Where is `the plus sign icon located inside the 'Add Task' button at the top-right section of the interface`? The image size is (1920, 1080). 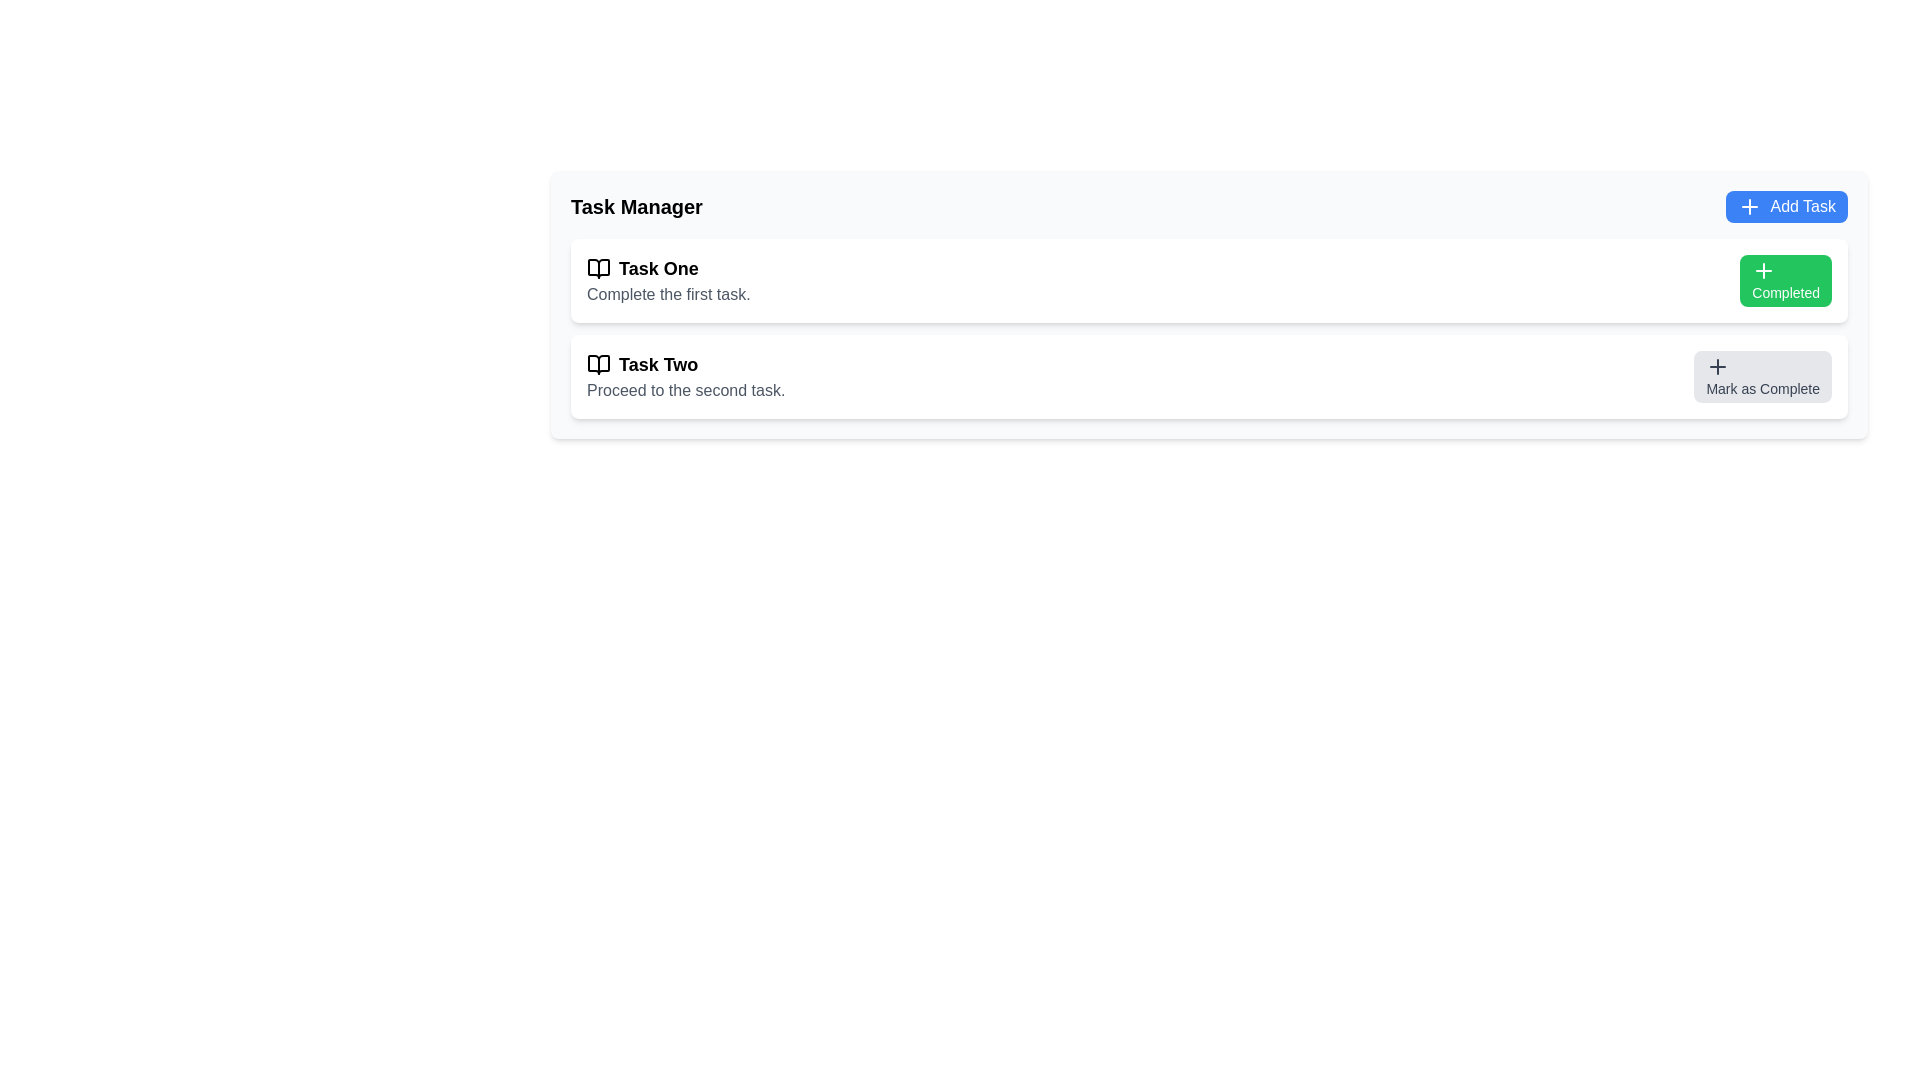
the plus sign icon located inside the 'Add Task' button at the top-right section of the interface is located at coordinates (1749, 207).